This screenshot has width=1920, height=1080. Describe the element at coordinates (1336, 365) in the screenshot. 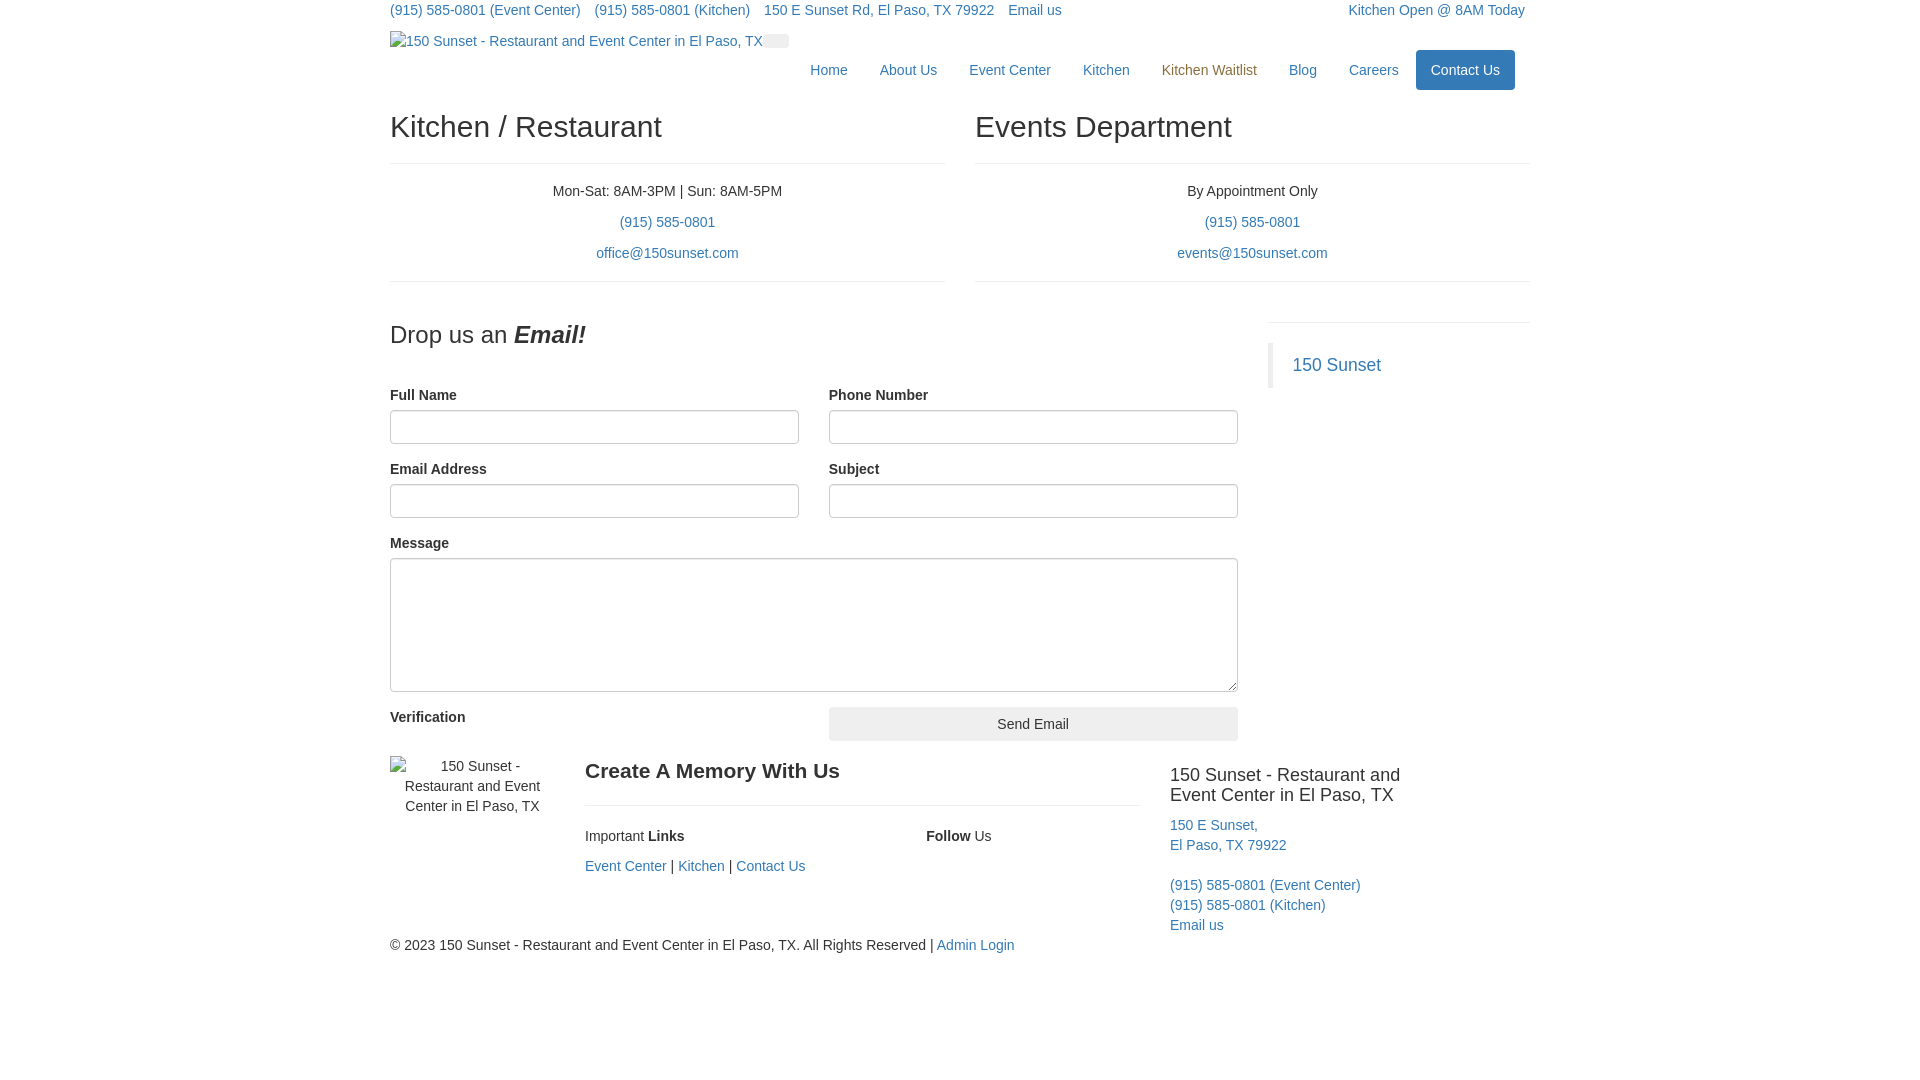

I see `'150 Sunset'` at that location.